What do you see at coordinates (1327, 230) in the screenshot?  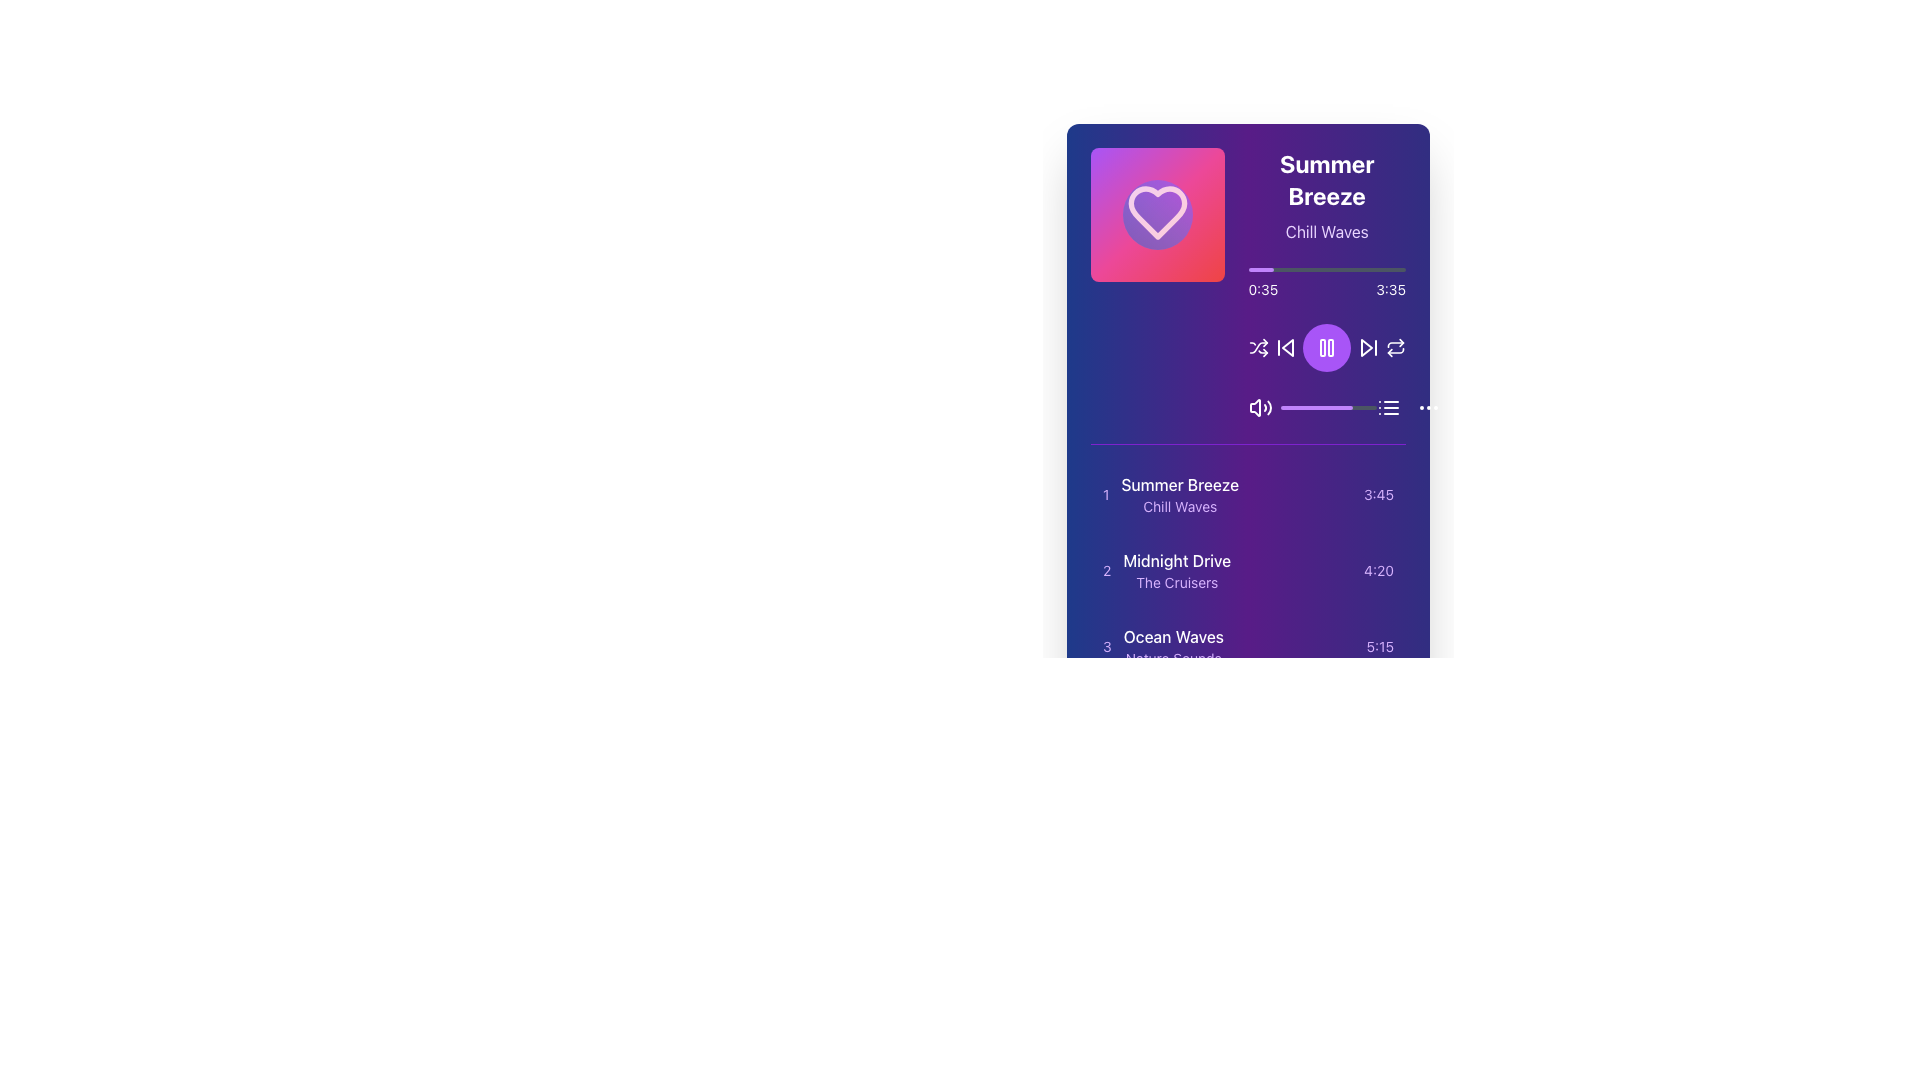 I see `the text label providing a subtitle or description related to 'Summer Breeze', located below the main title in the grouped section` at bounding box center [1327, 230].